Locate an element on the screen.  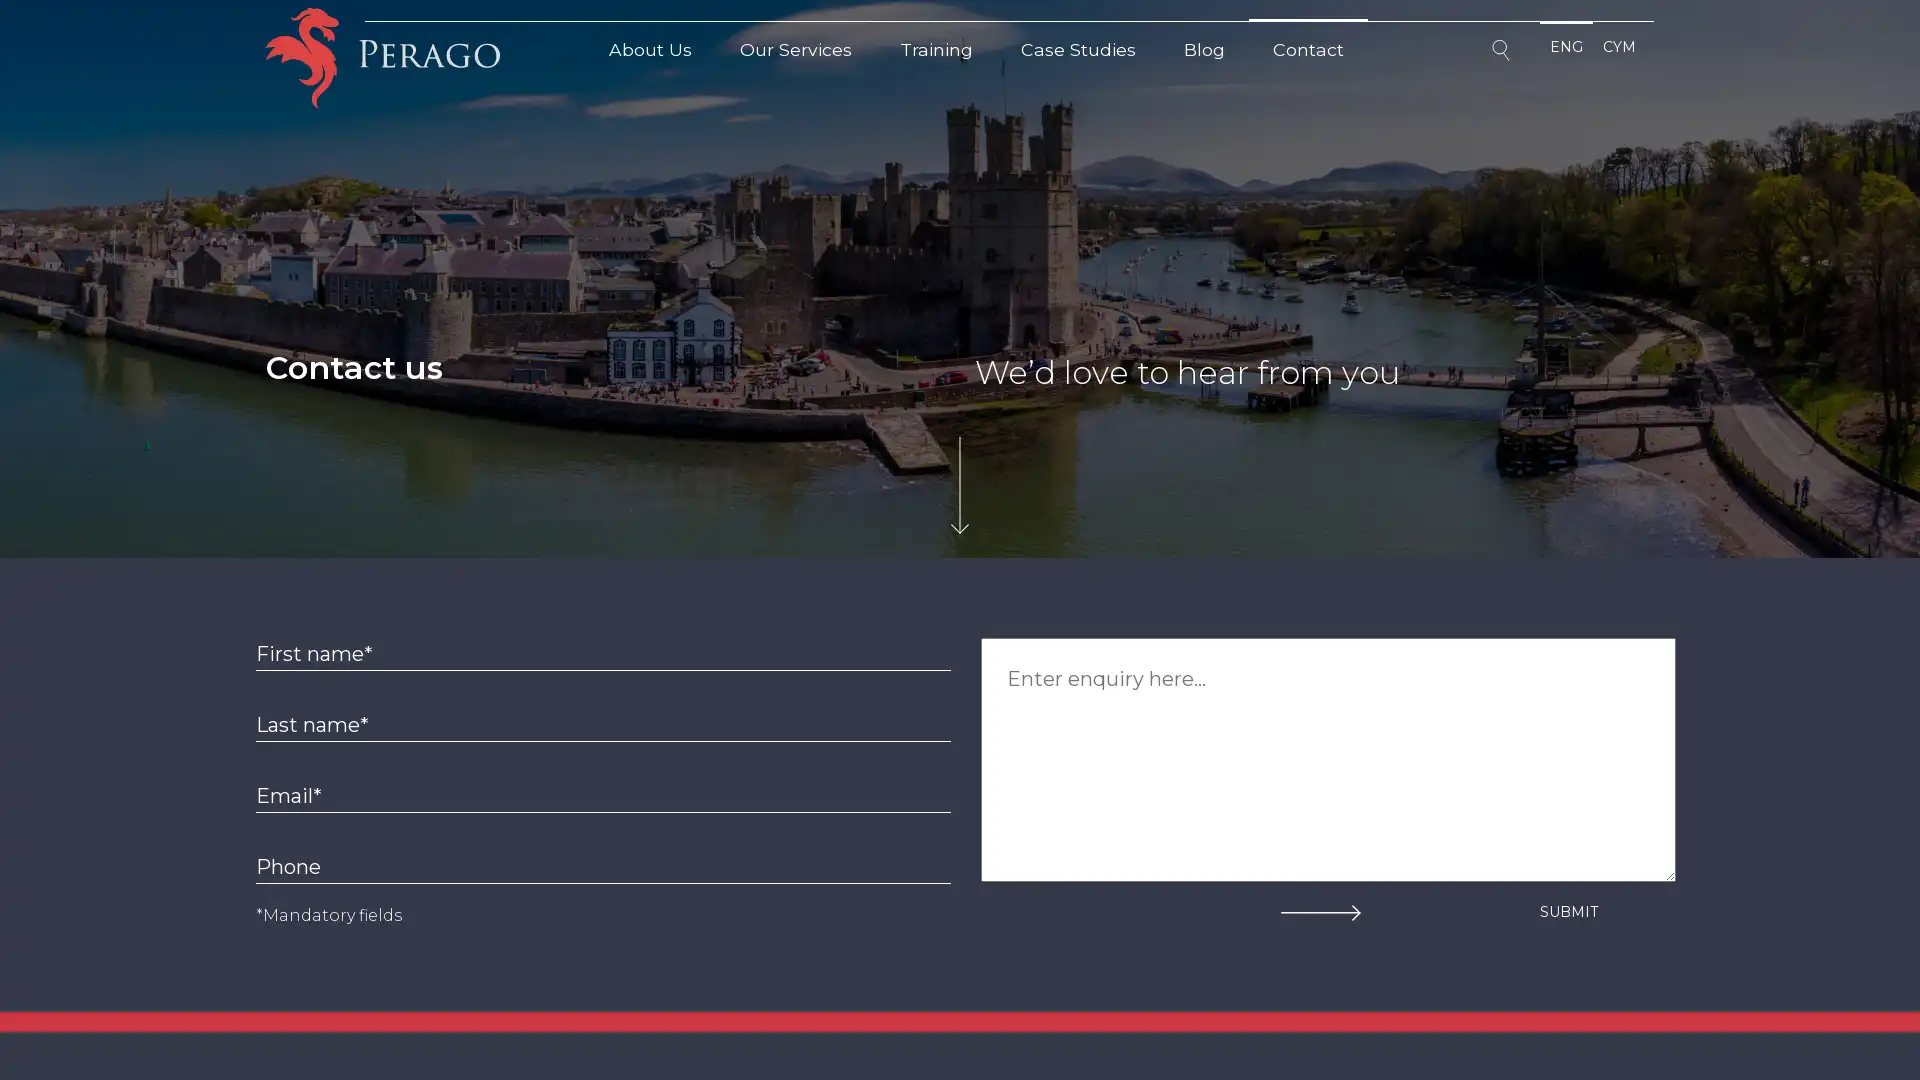
Submit is located at coordinates (1568, 911).